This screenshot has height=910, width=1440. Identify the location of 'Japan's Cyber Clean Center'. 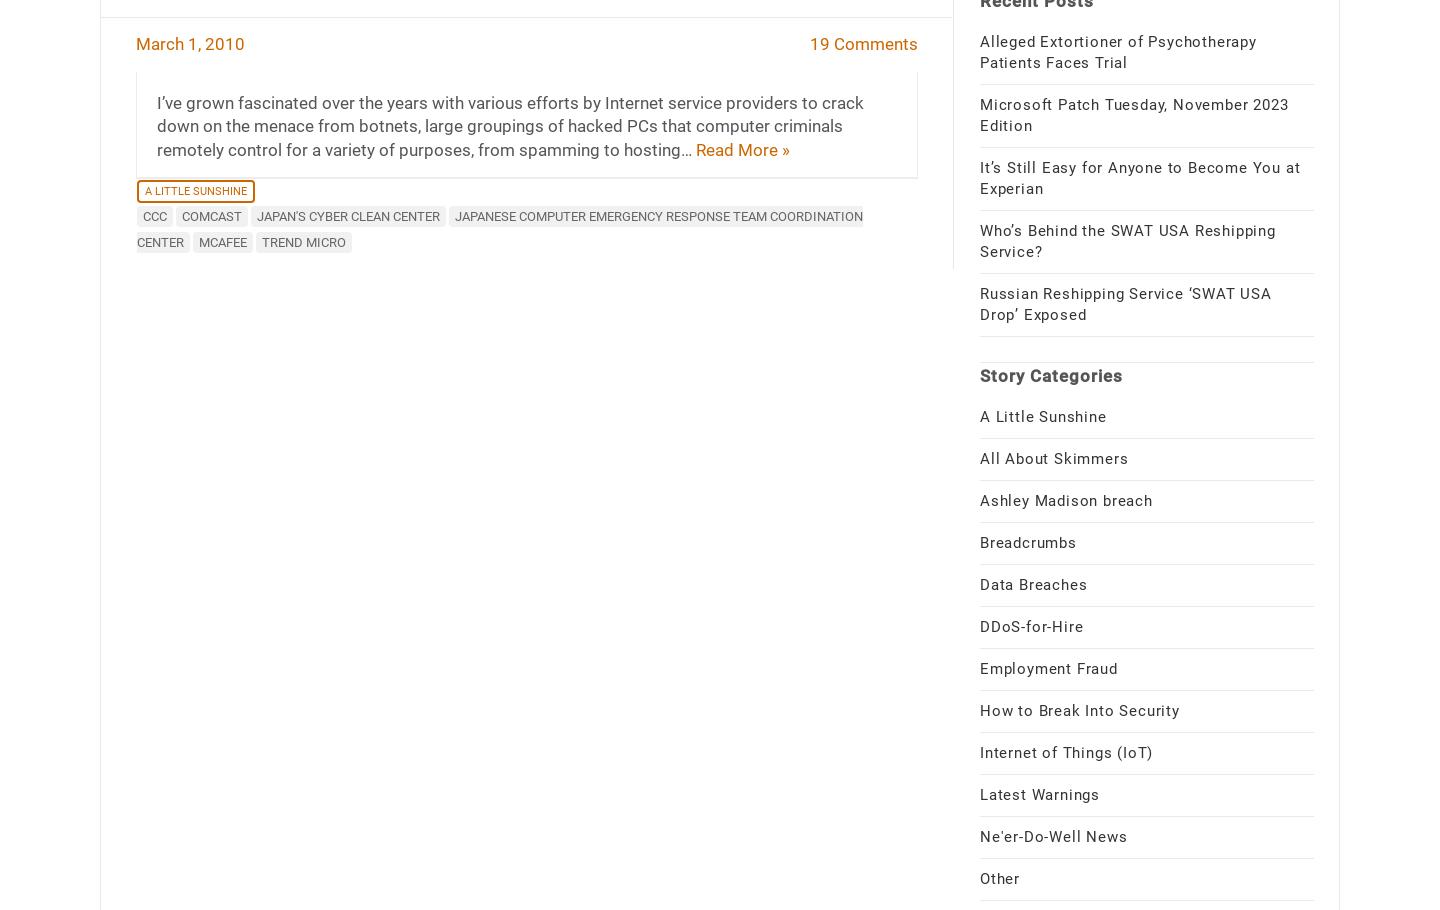
(347, 215).